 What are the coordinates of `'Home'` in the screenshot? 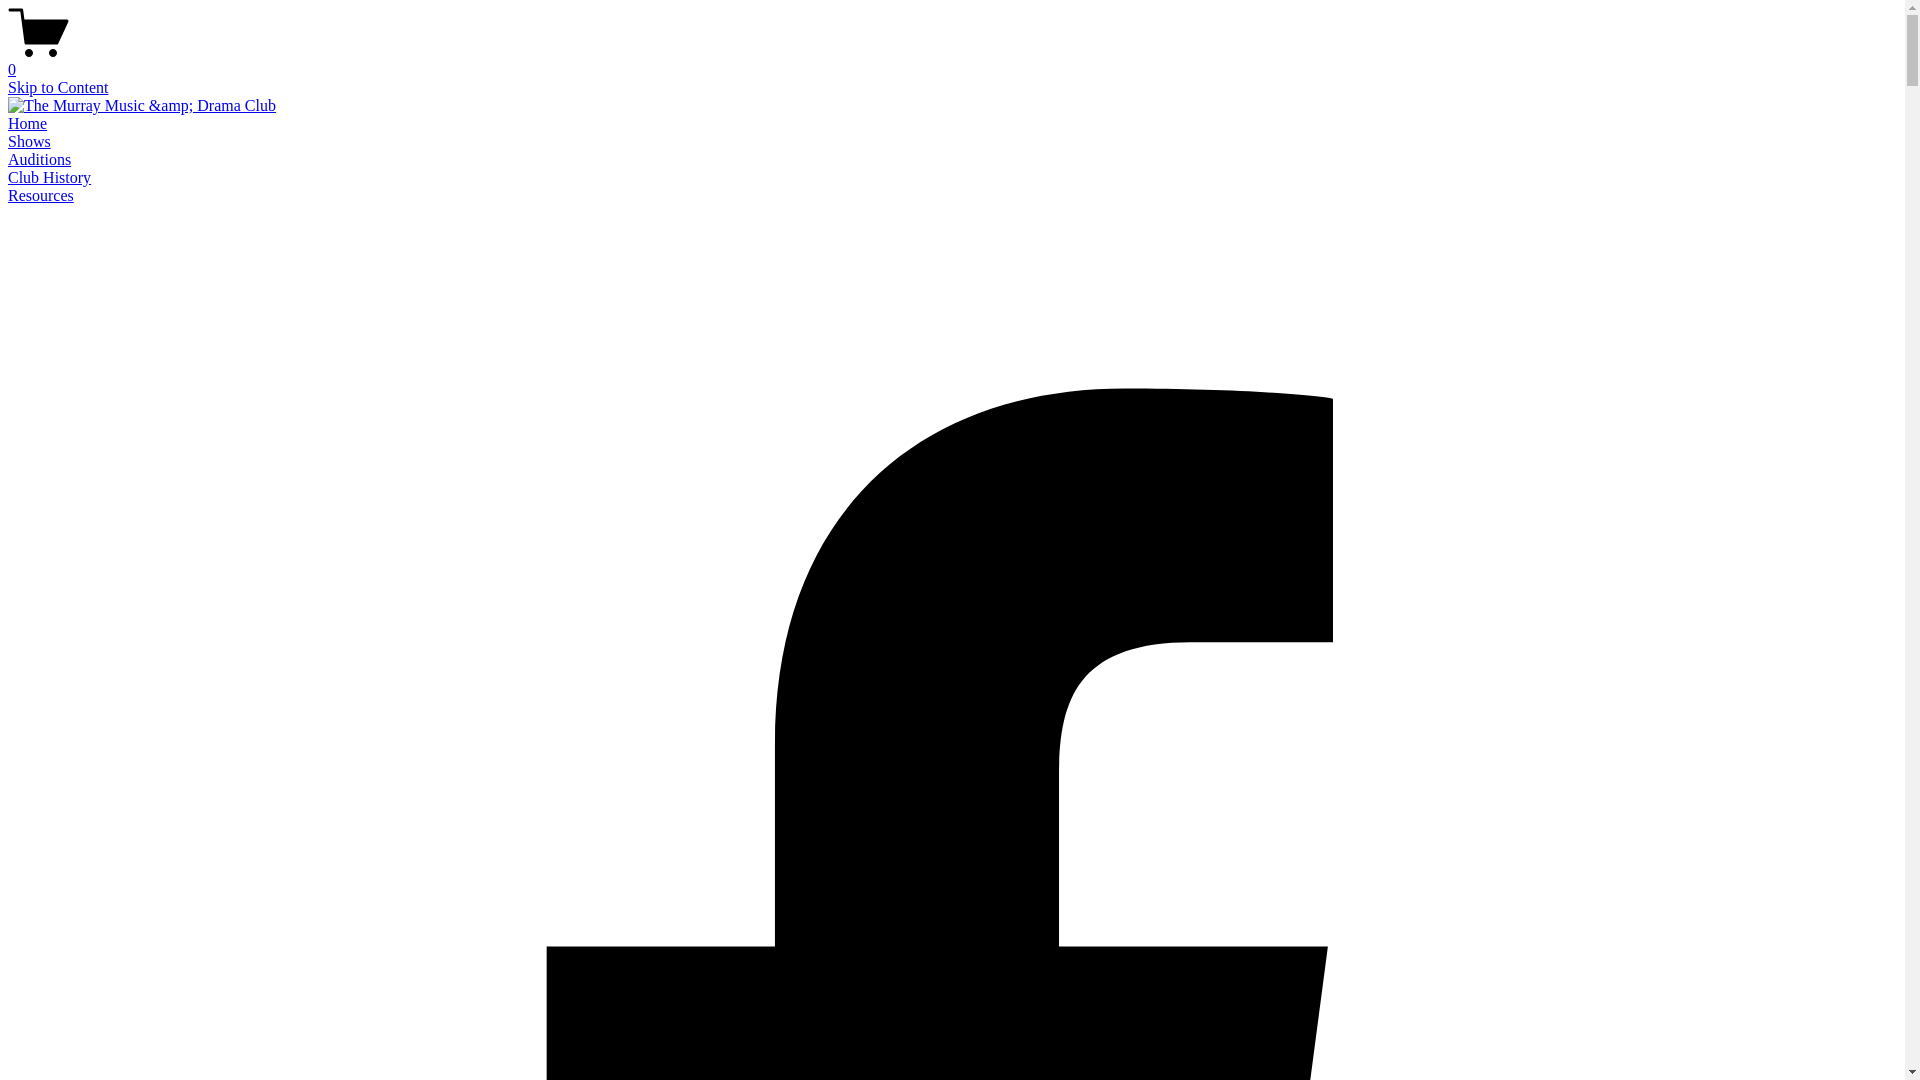 It's located at (27, 123).